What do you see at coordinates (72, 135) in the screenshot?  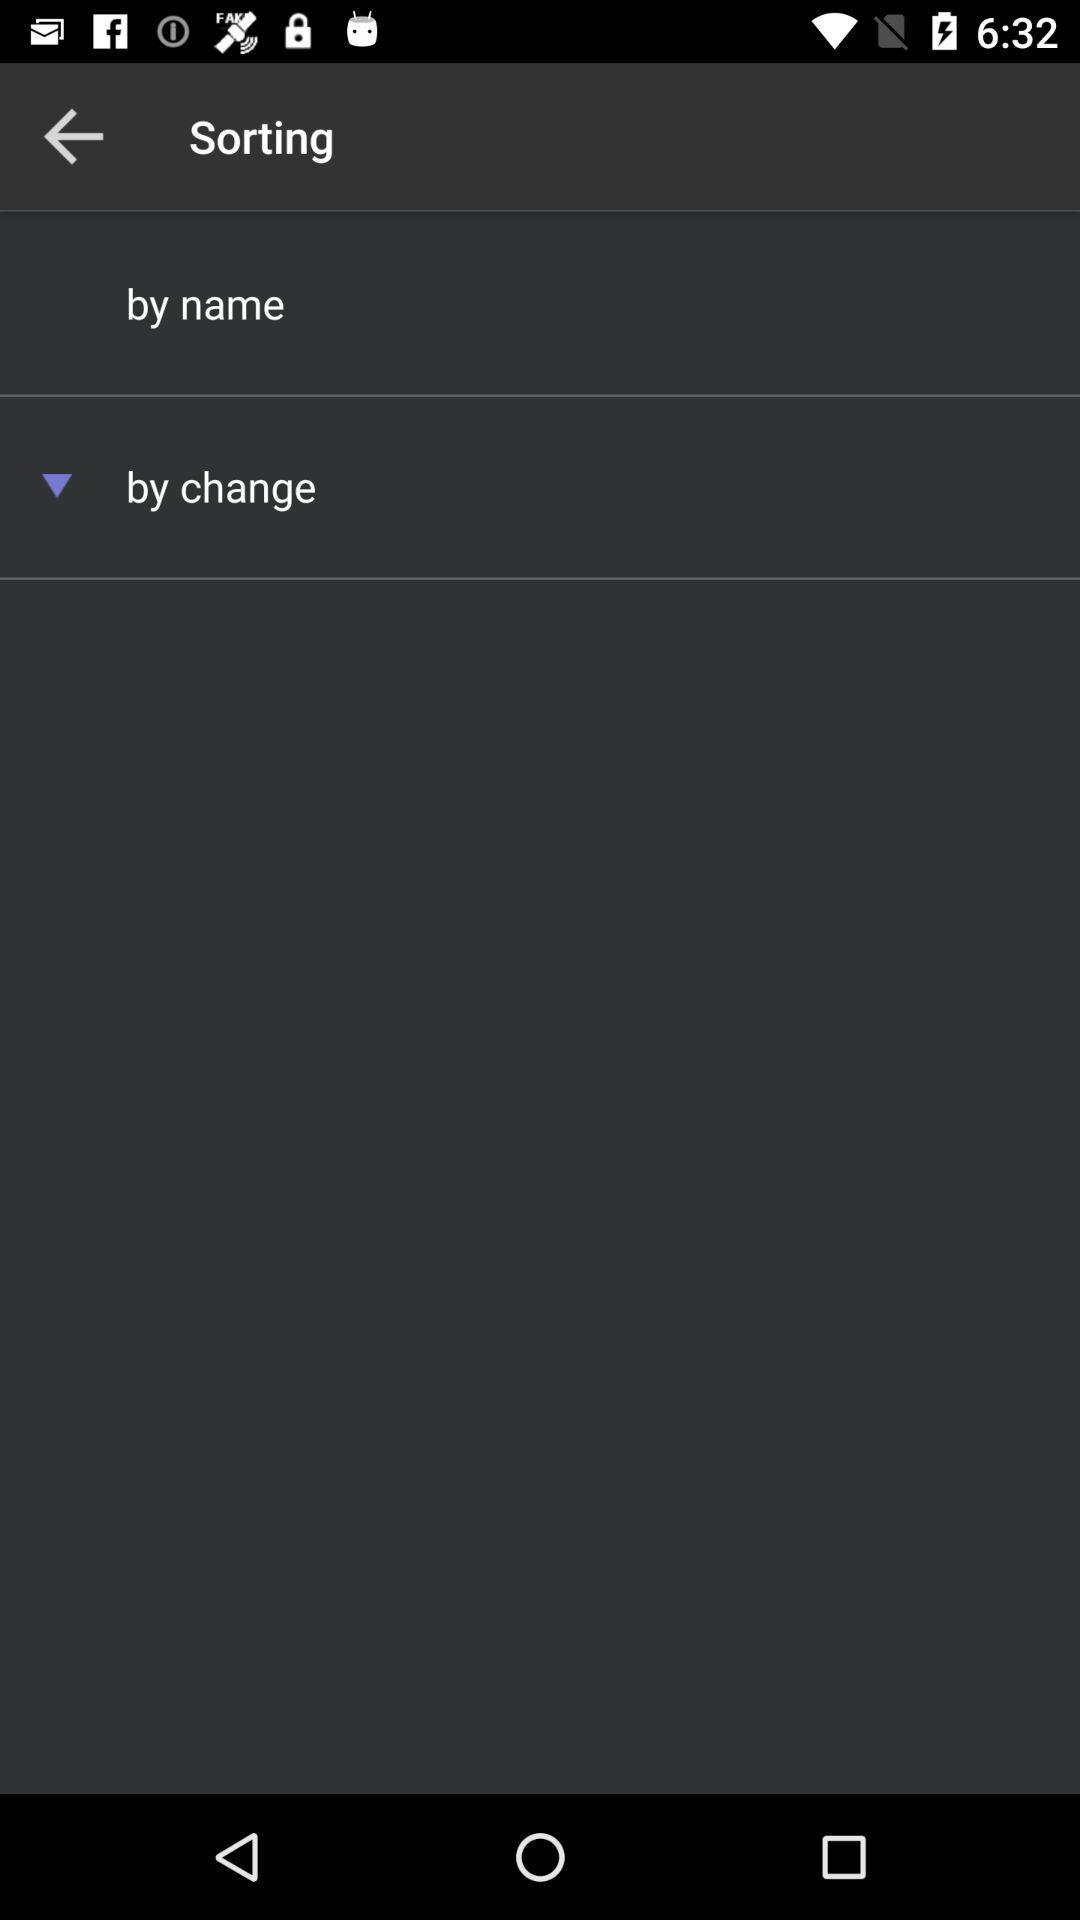 I see `previous page` at bounding box center [72, 135].